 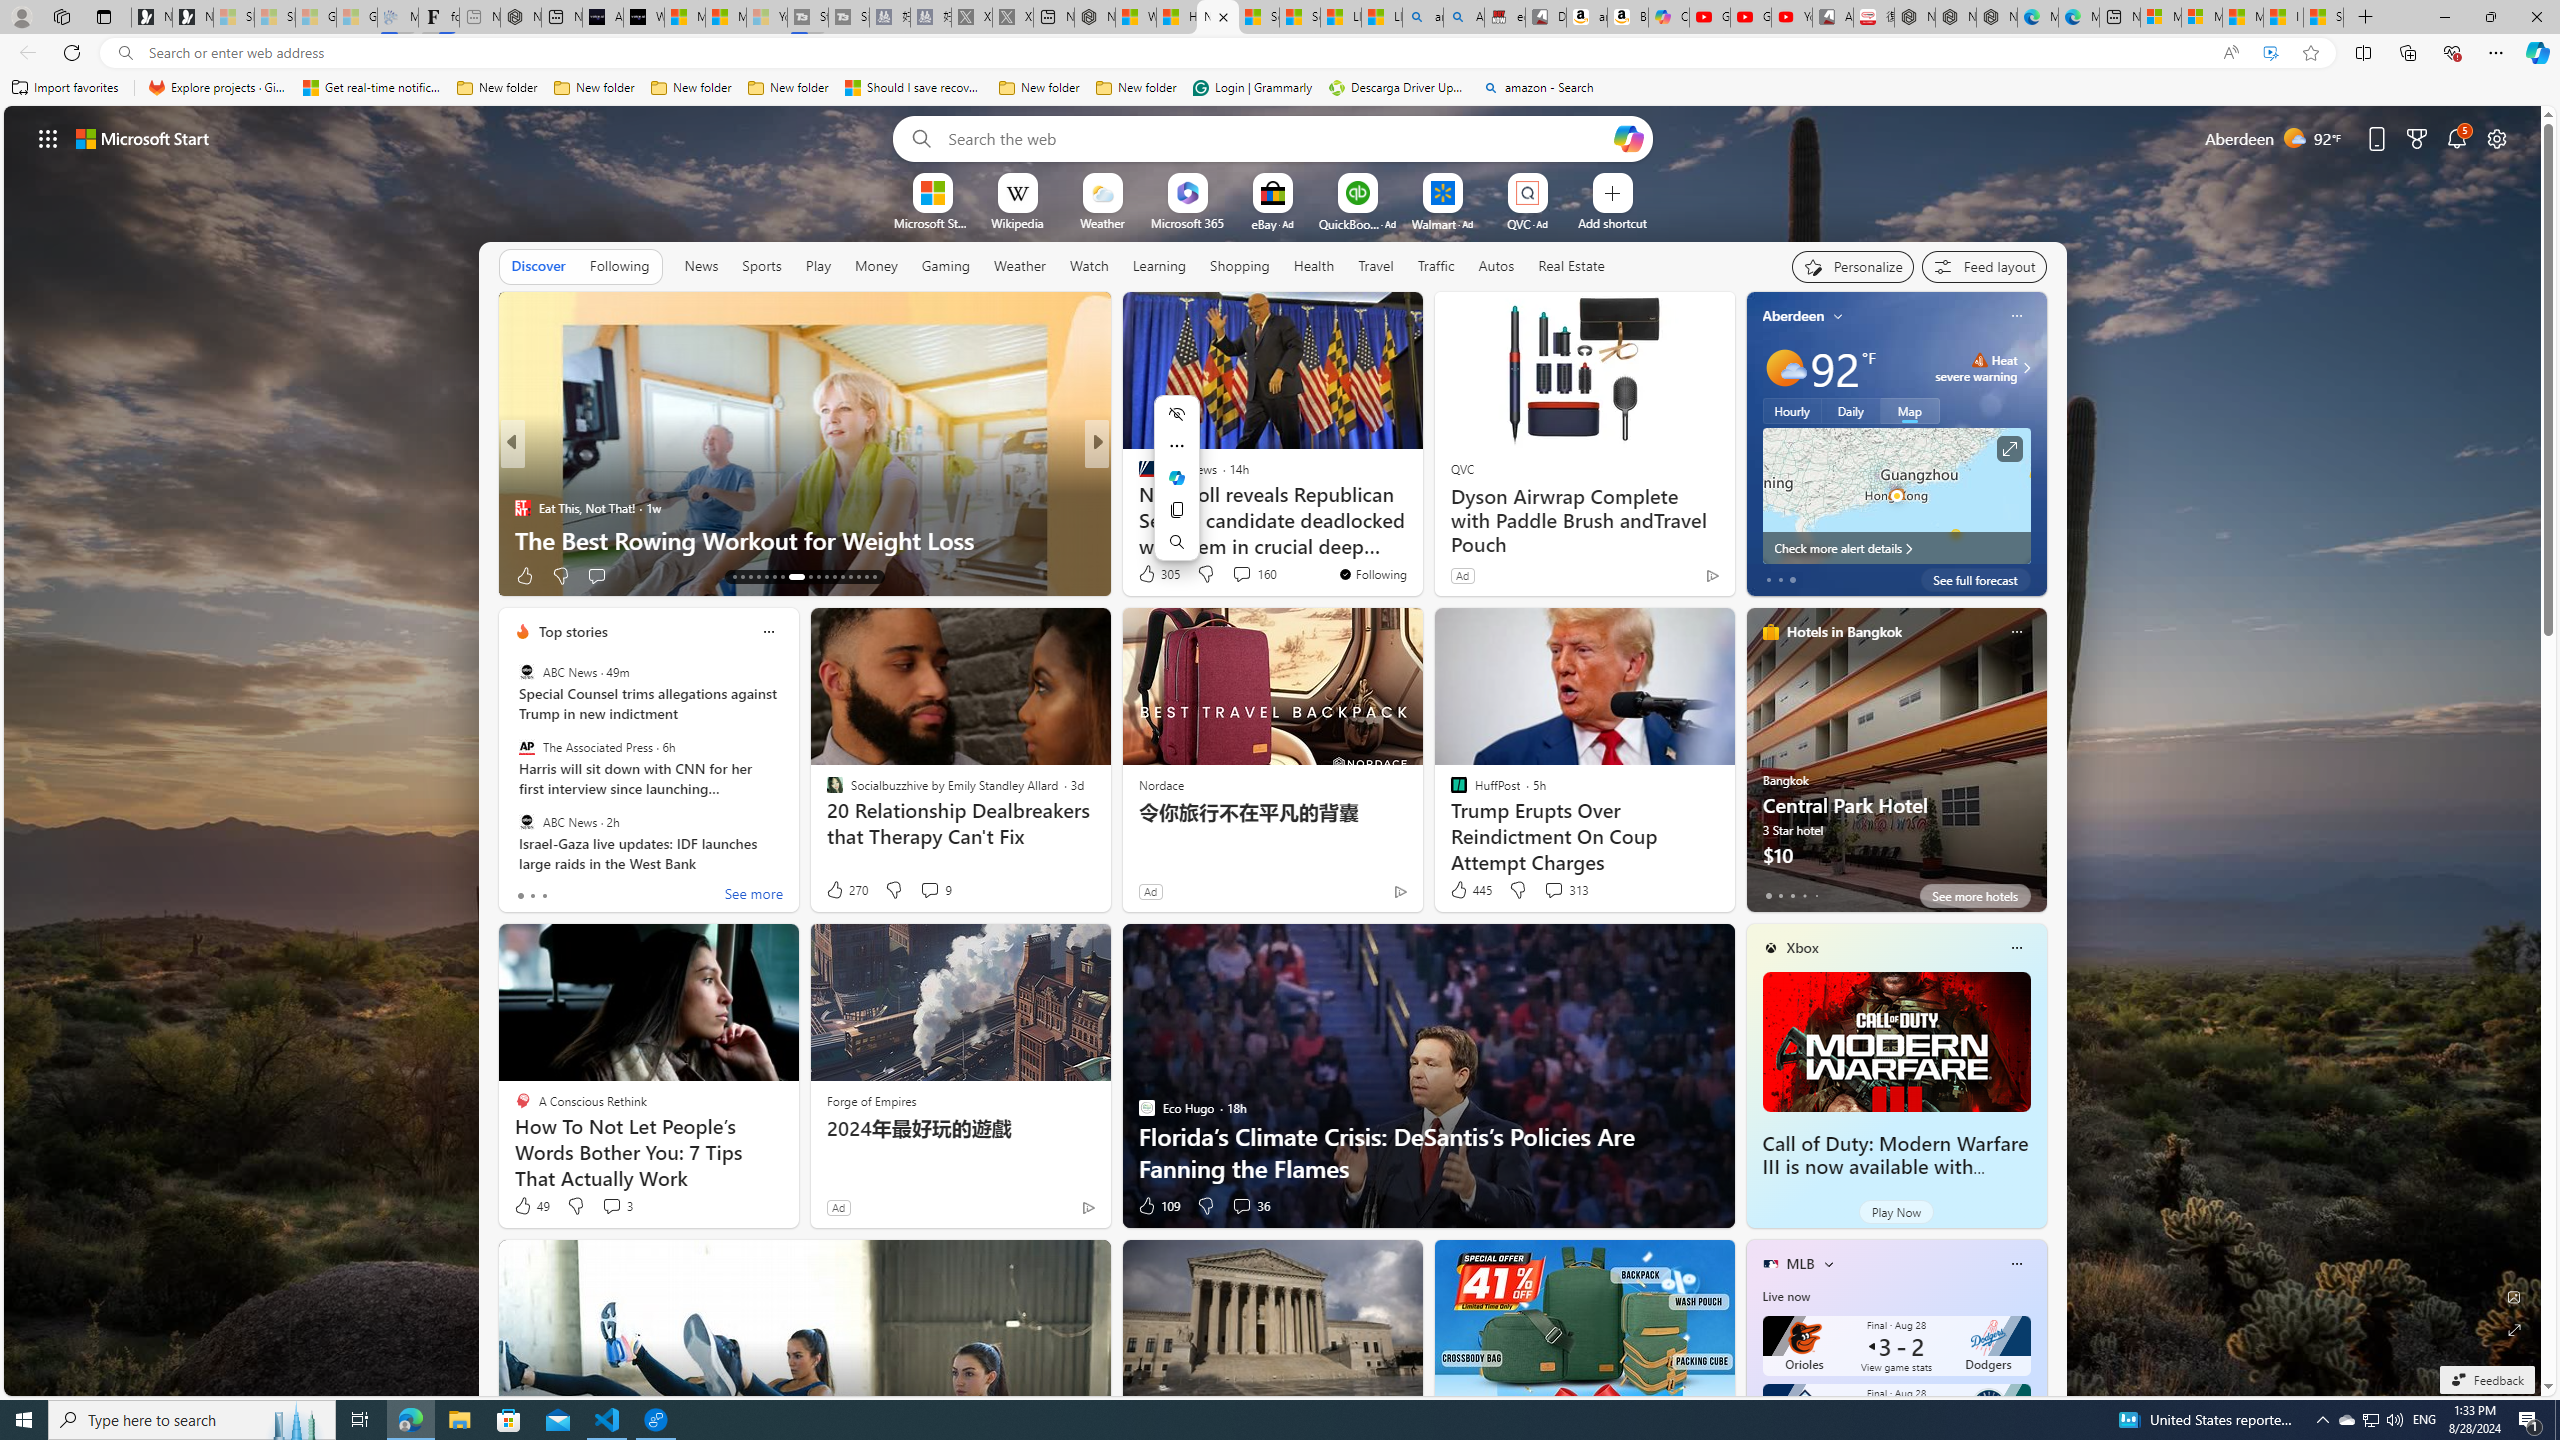 I want to click on 'Restore', so click(x=2490, y=16).